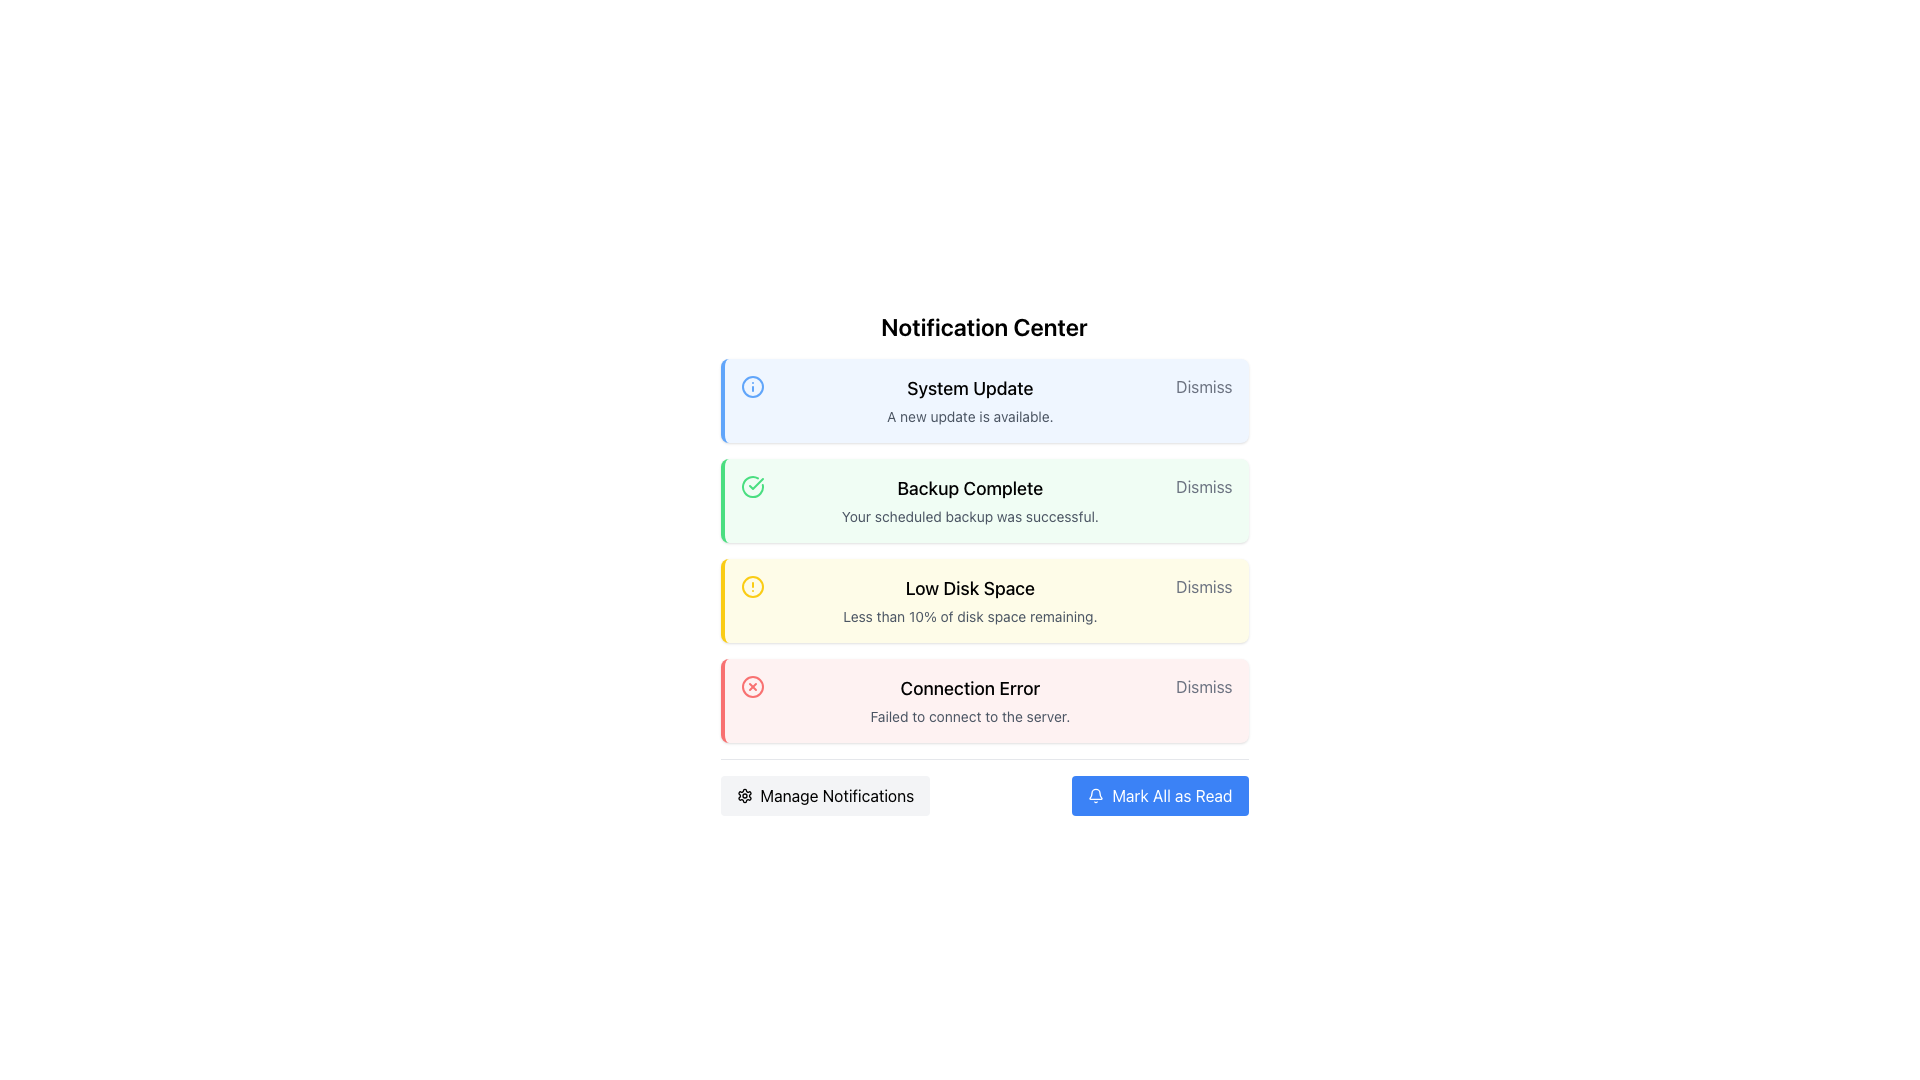 This screenshot has width=1920, height=1080. What do you see at coordinates (970, 588) in the screenshot?
I see `the text label displaying 'Low Disk Space' in the Notification Center` at bounding box center [970, 588].